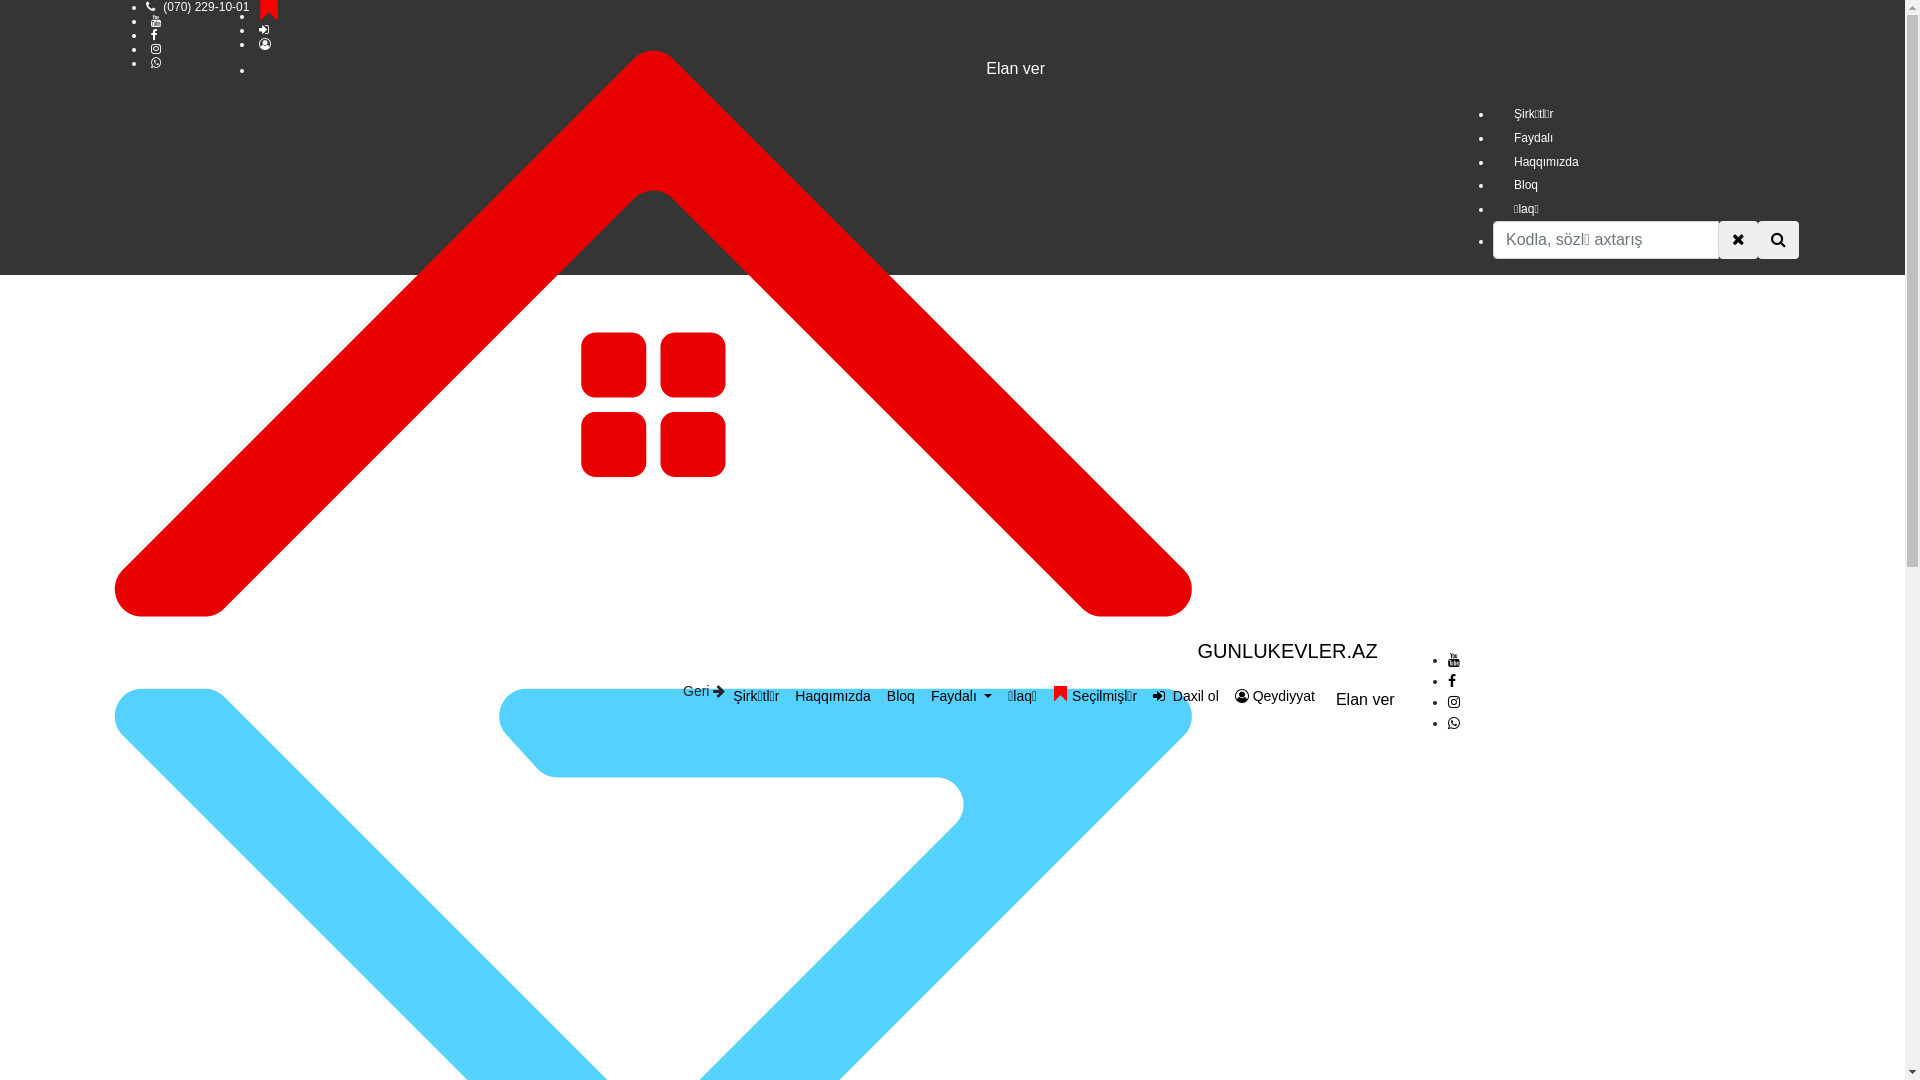 The width and height of the screenshot is (1920, 1080). What do you see at coordinates (1364, 698) in the screenshot?
I see `'Elan ver'` at bounding box center [1364, 698].